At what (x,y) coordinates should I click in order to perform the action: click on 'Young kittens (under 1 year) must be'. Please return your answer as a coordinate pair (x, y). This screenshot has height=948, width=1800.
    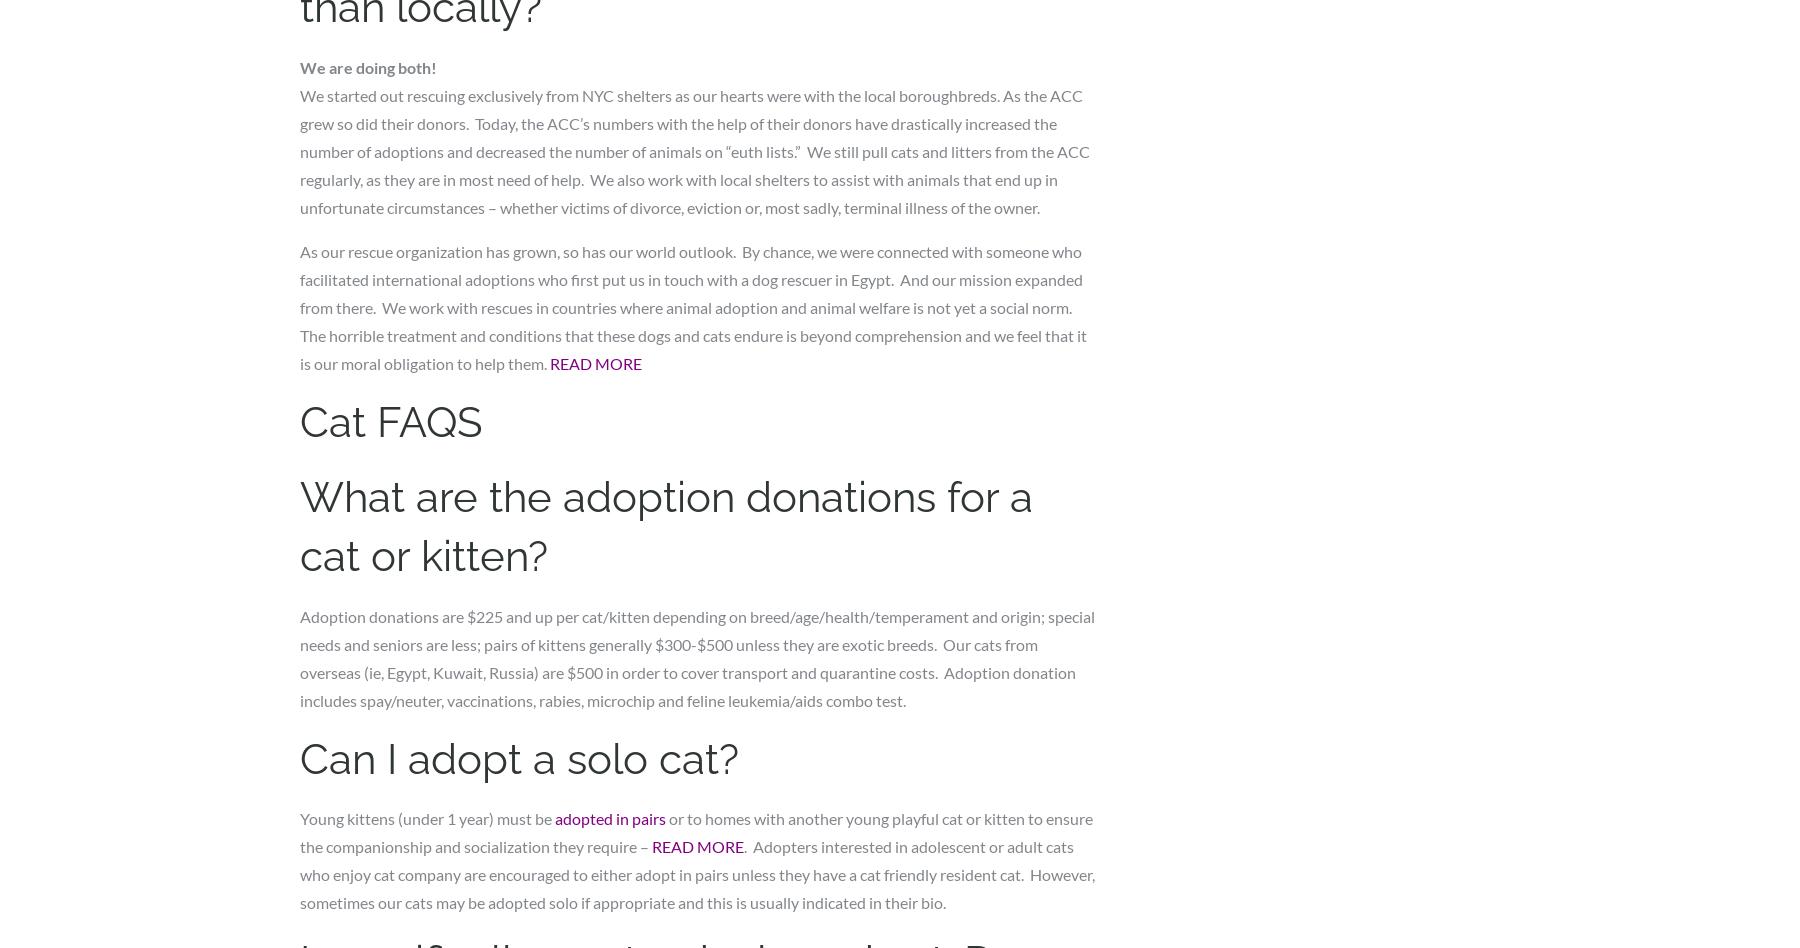
    Looking at the image, I should click on (427, 818).